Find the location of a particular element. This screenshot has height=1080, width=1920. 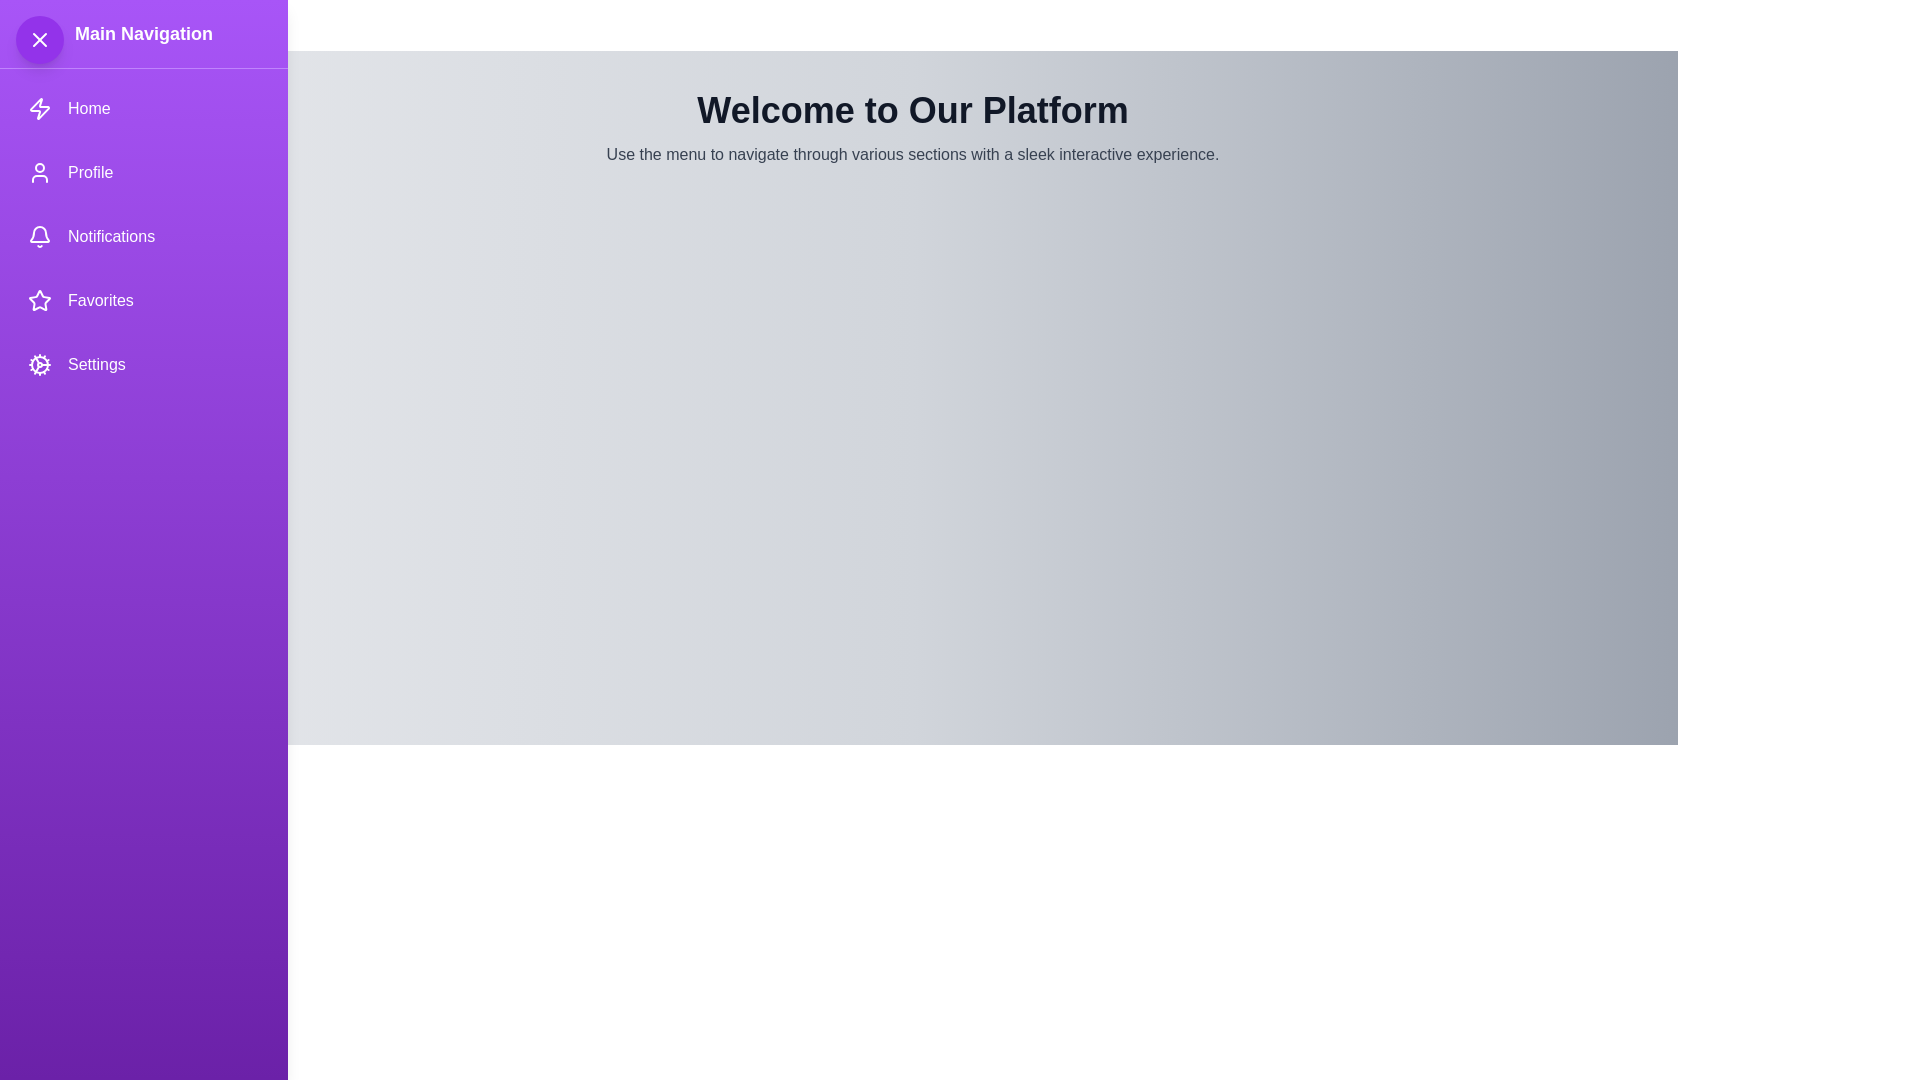

the button at the top-left corner to toggle the drawer's visibility is located at coordinates (39, 39).